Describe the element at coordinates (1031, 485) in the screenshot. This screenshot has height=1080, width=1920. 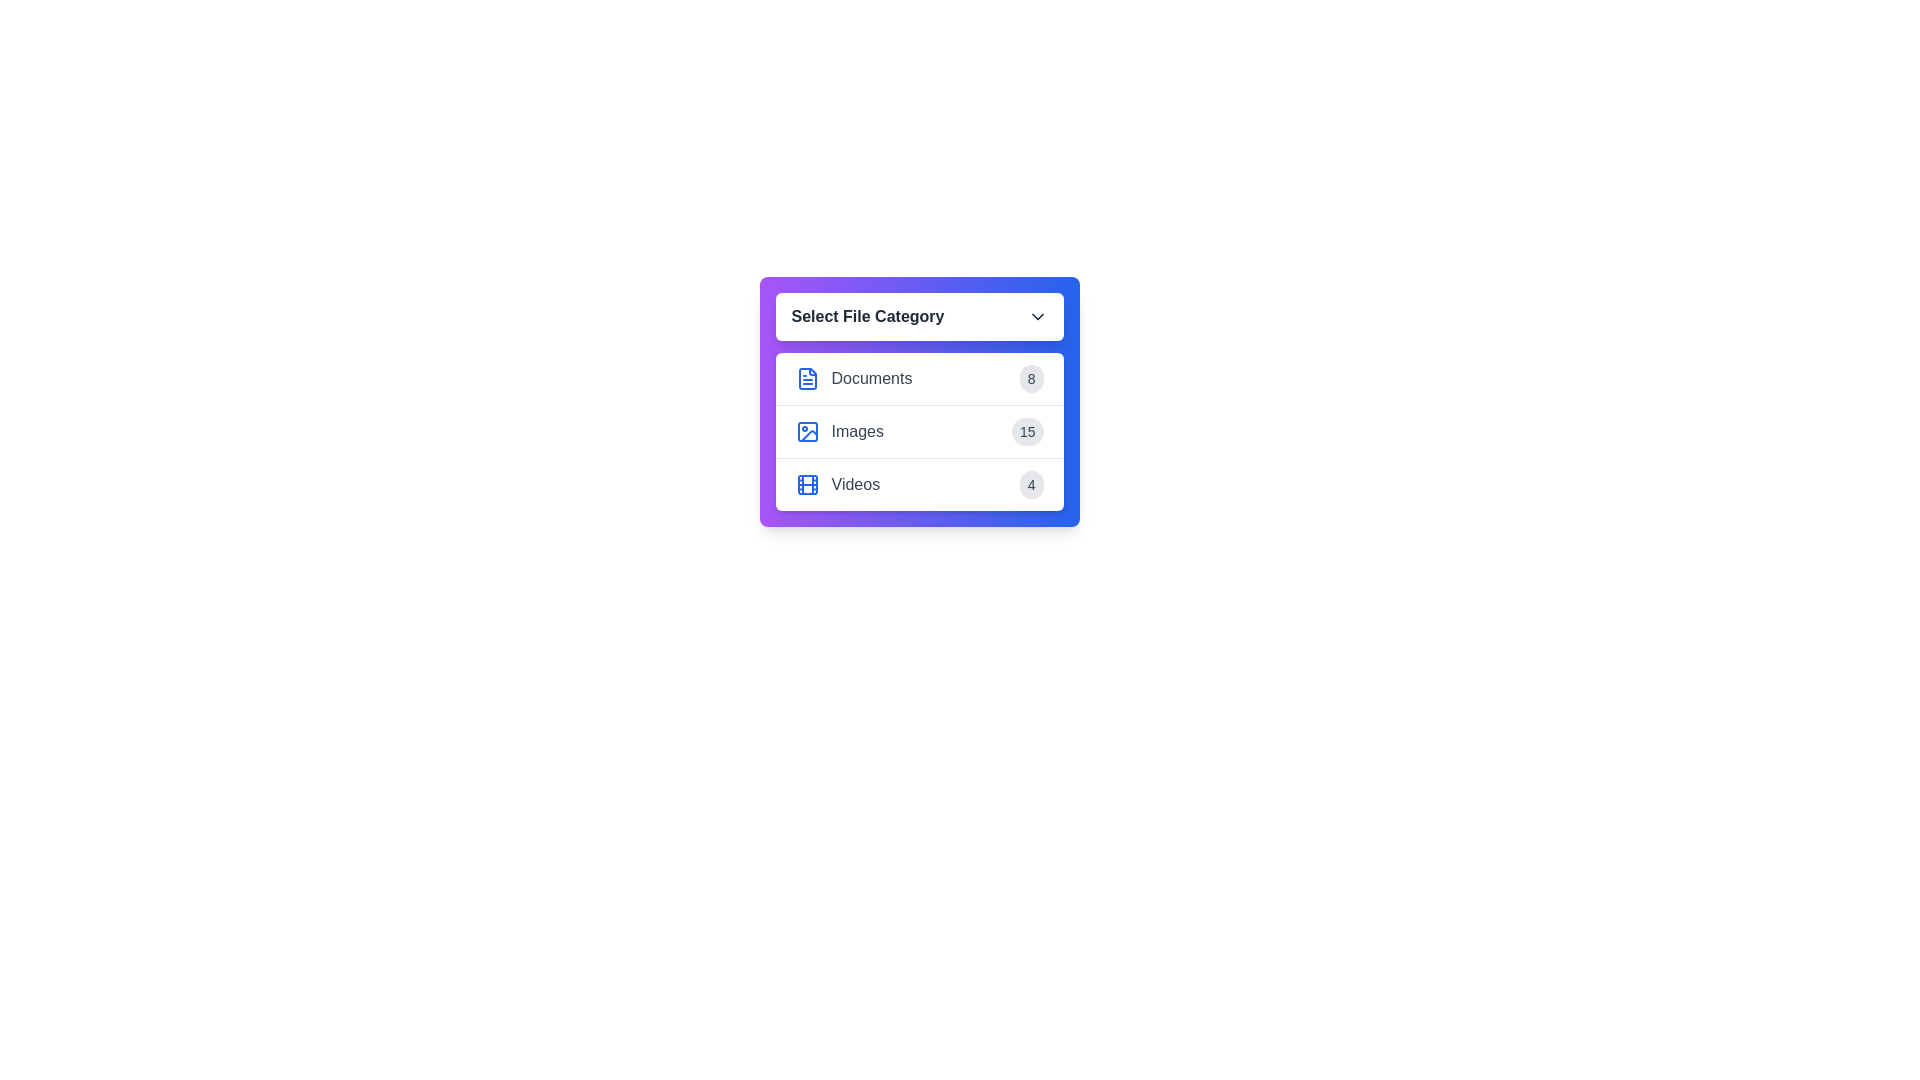
I see `the badge displaying the number '4' located to the right of the 'Videos' label in the dropdown menu` at that location.